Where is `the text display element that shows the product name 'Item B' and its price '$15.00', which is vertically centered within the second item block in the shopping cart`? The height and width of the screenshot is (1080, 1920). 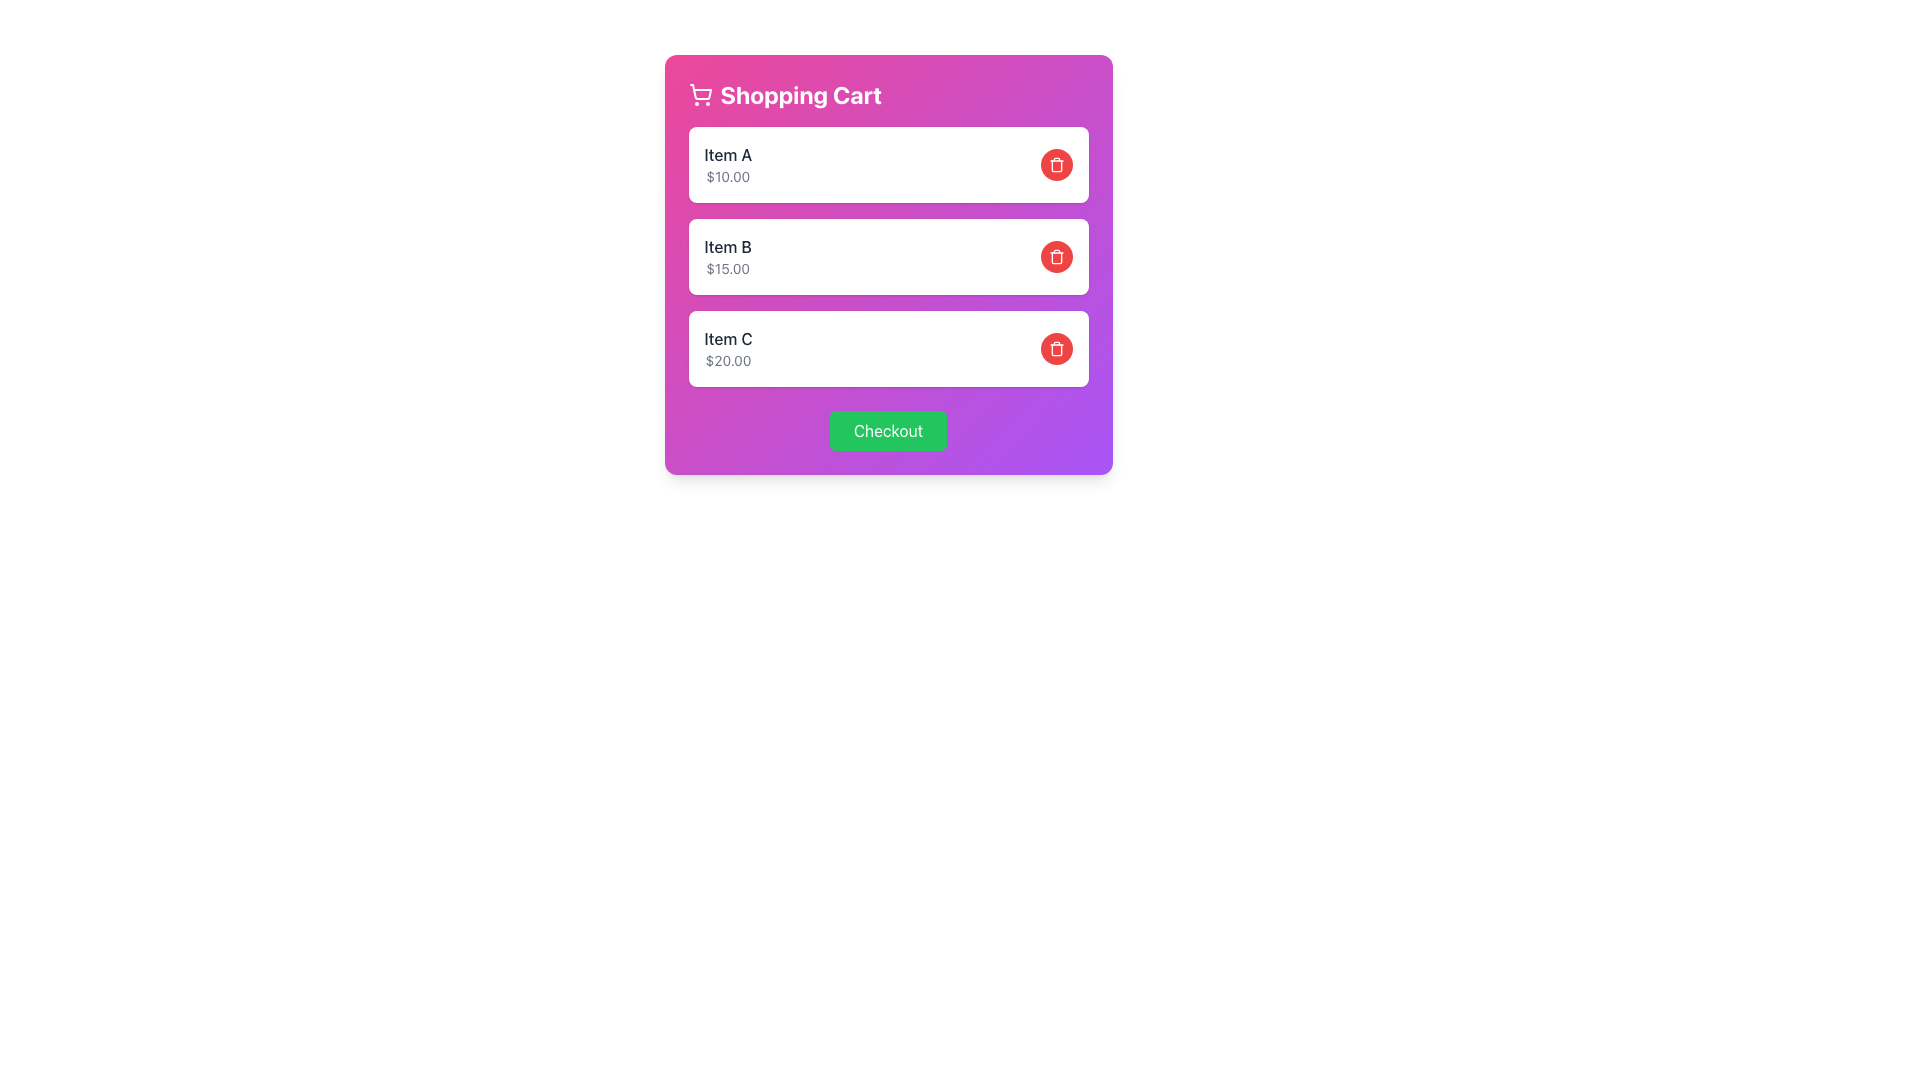 the text display element that shows the product name 'Item B' and its price '$15.00', which is vertically centered within the second item block in the shopping cart is located at coordinates (727, 256).